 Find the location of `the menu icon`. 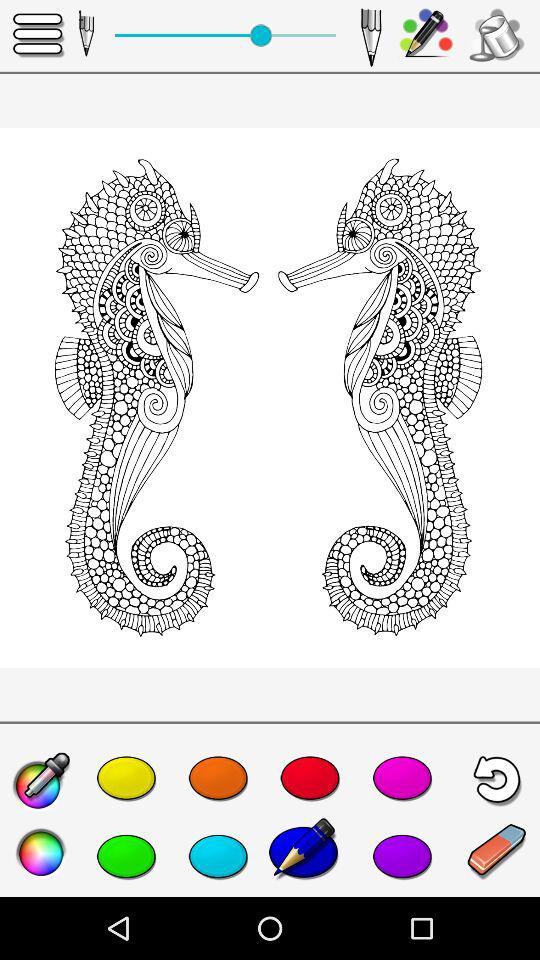

the menu icon is located at coordinates (39, 34).